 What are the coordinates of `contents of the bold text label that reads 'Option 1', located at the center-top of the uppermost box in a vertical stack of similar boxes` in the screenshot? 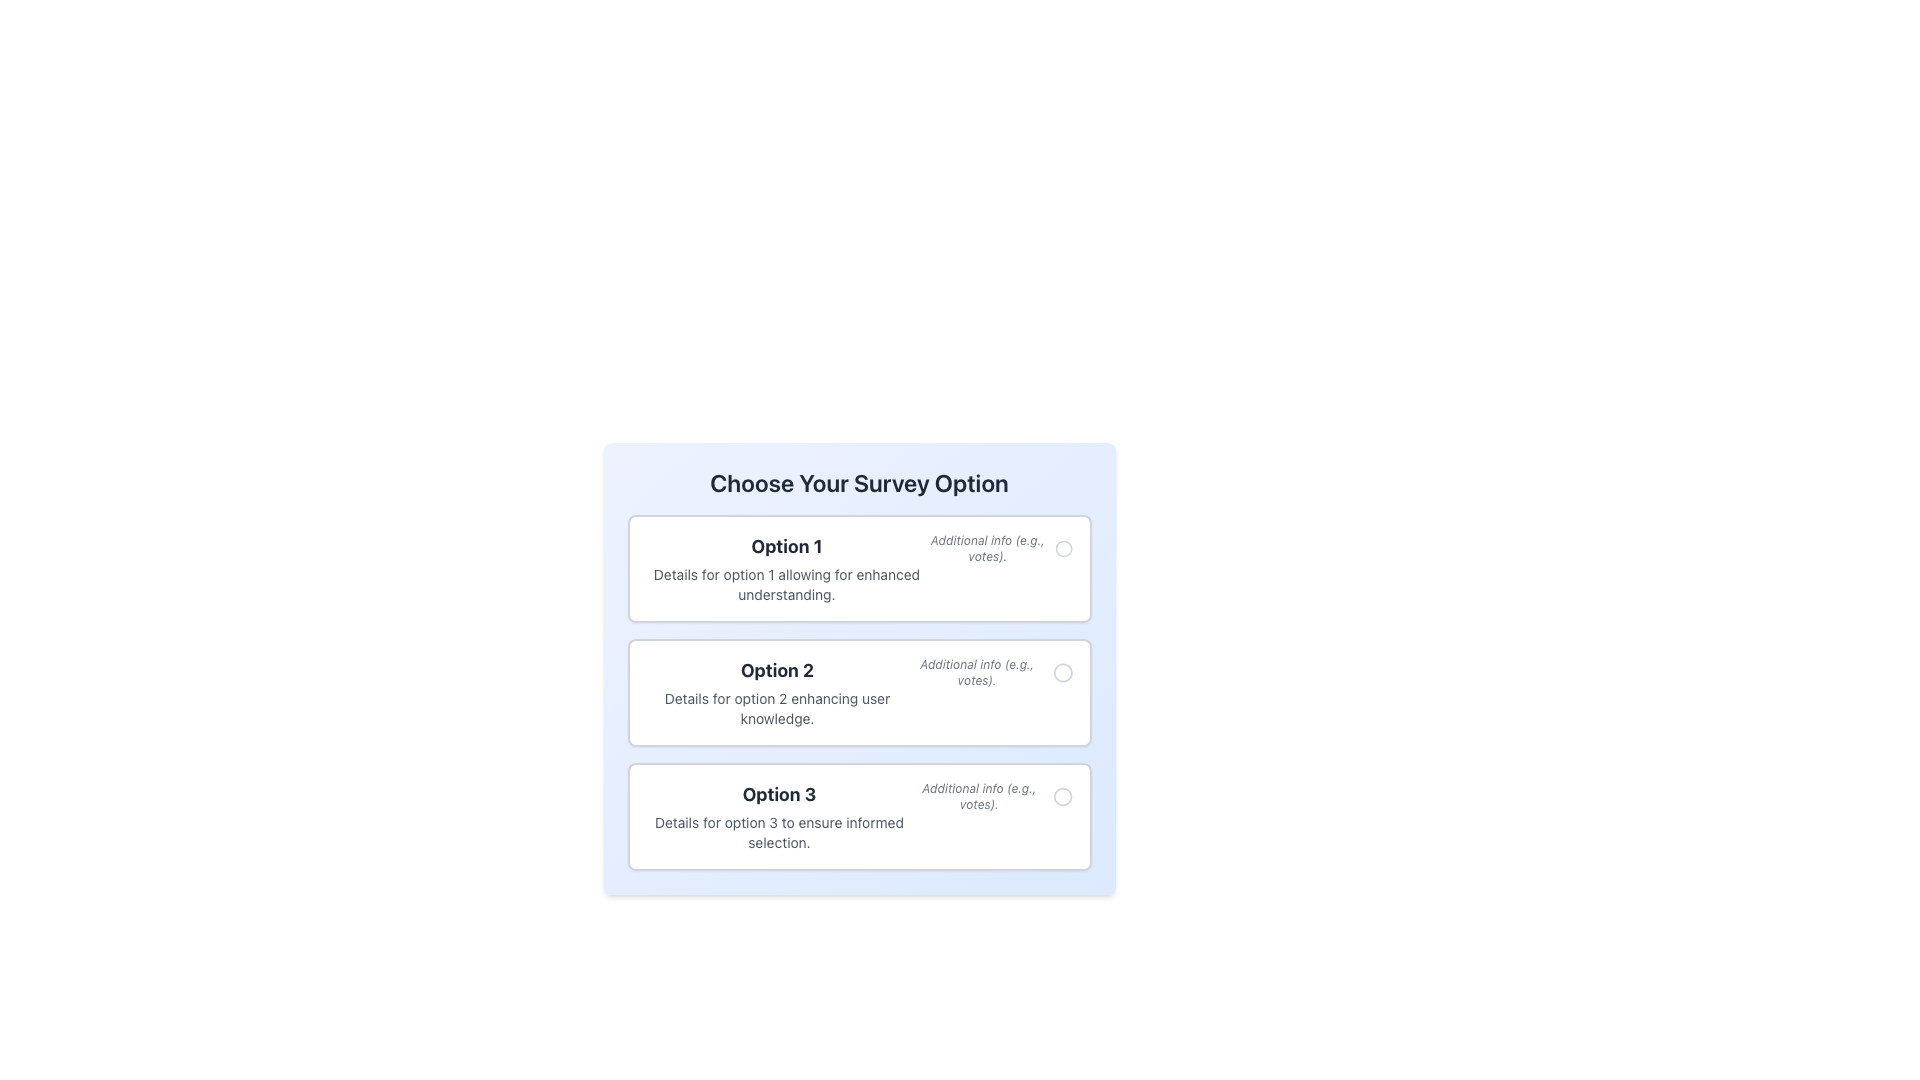 It's located at (786, 547).